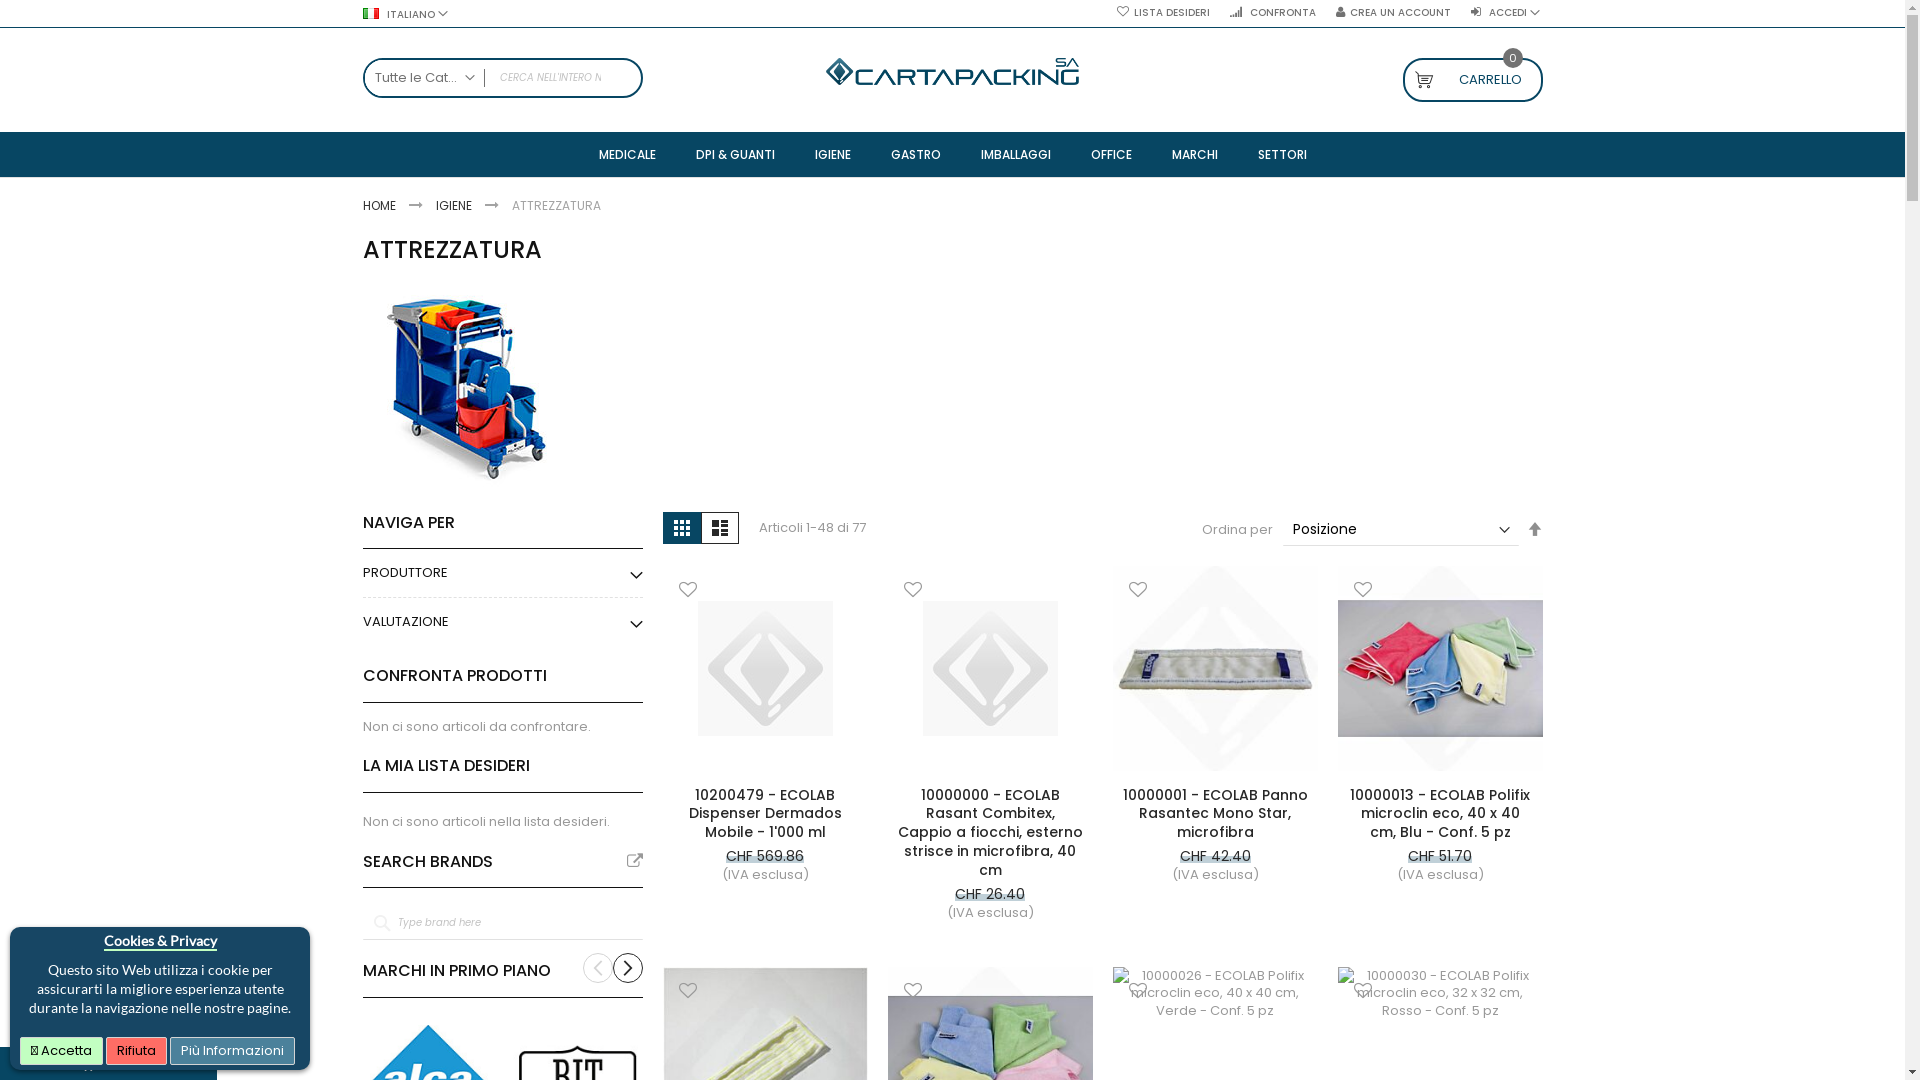 The width and height of the screenshot is (1920, 1080). I want to click on 'Attrezzatura', so click(463, 389).